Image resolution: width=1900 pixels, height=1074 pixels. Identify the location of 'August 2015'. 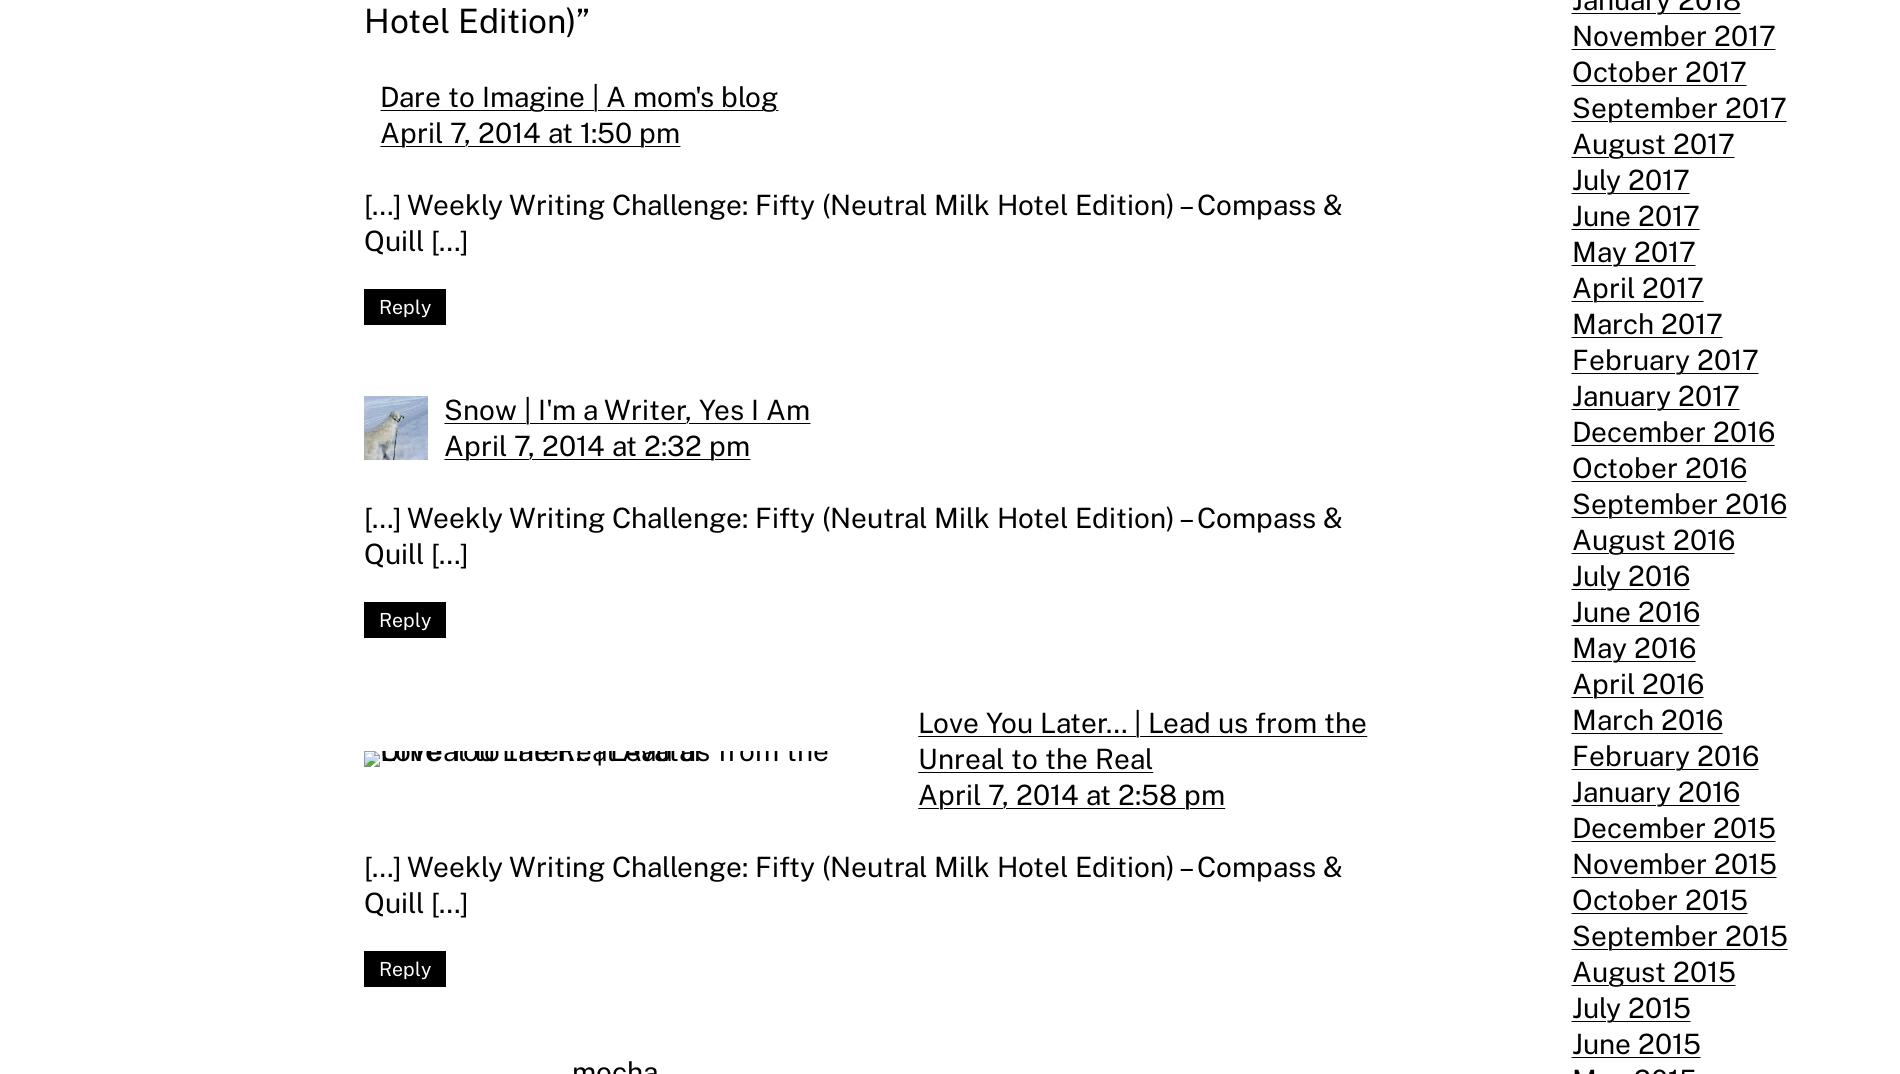
(1653, 970).